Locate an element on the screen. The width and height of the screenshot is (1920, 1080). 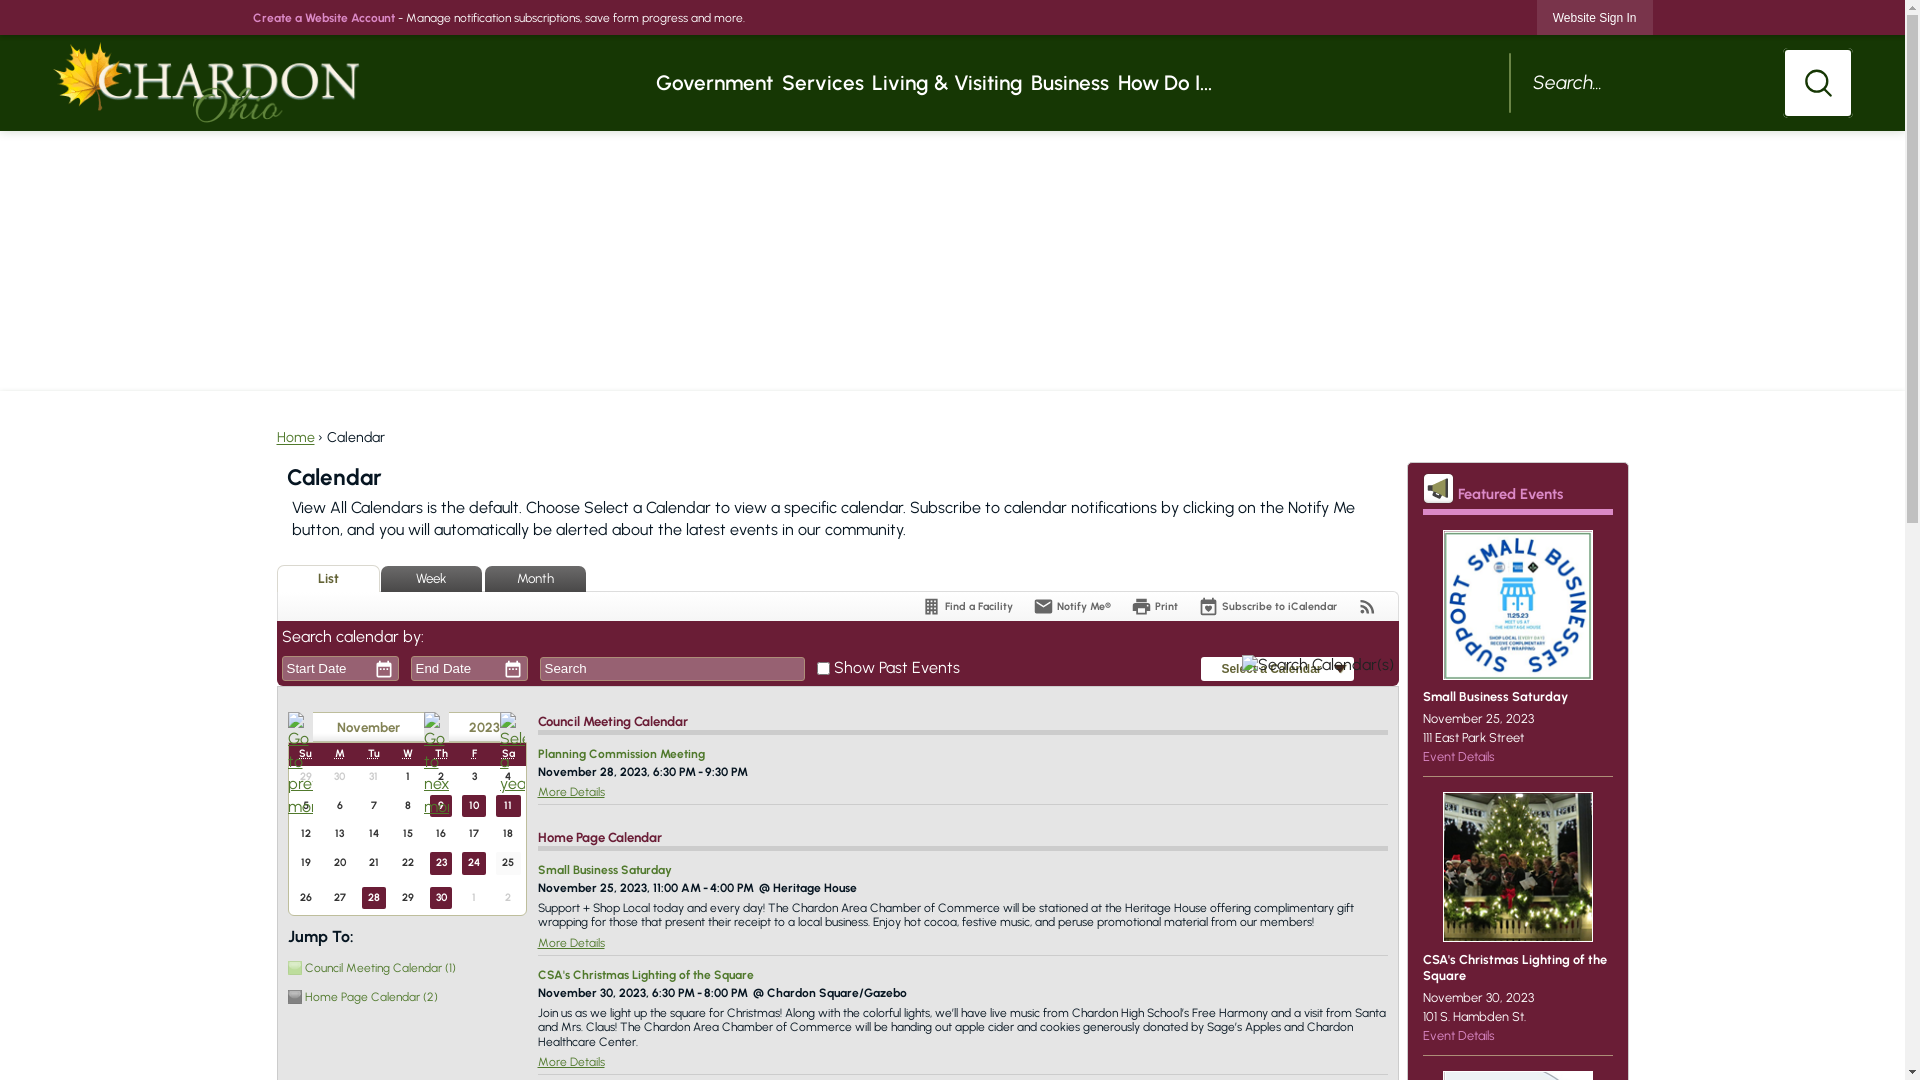
'2023' is located at coordinates (472, 727).